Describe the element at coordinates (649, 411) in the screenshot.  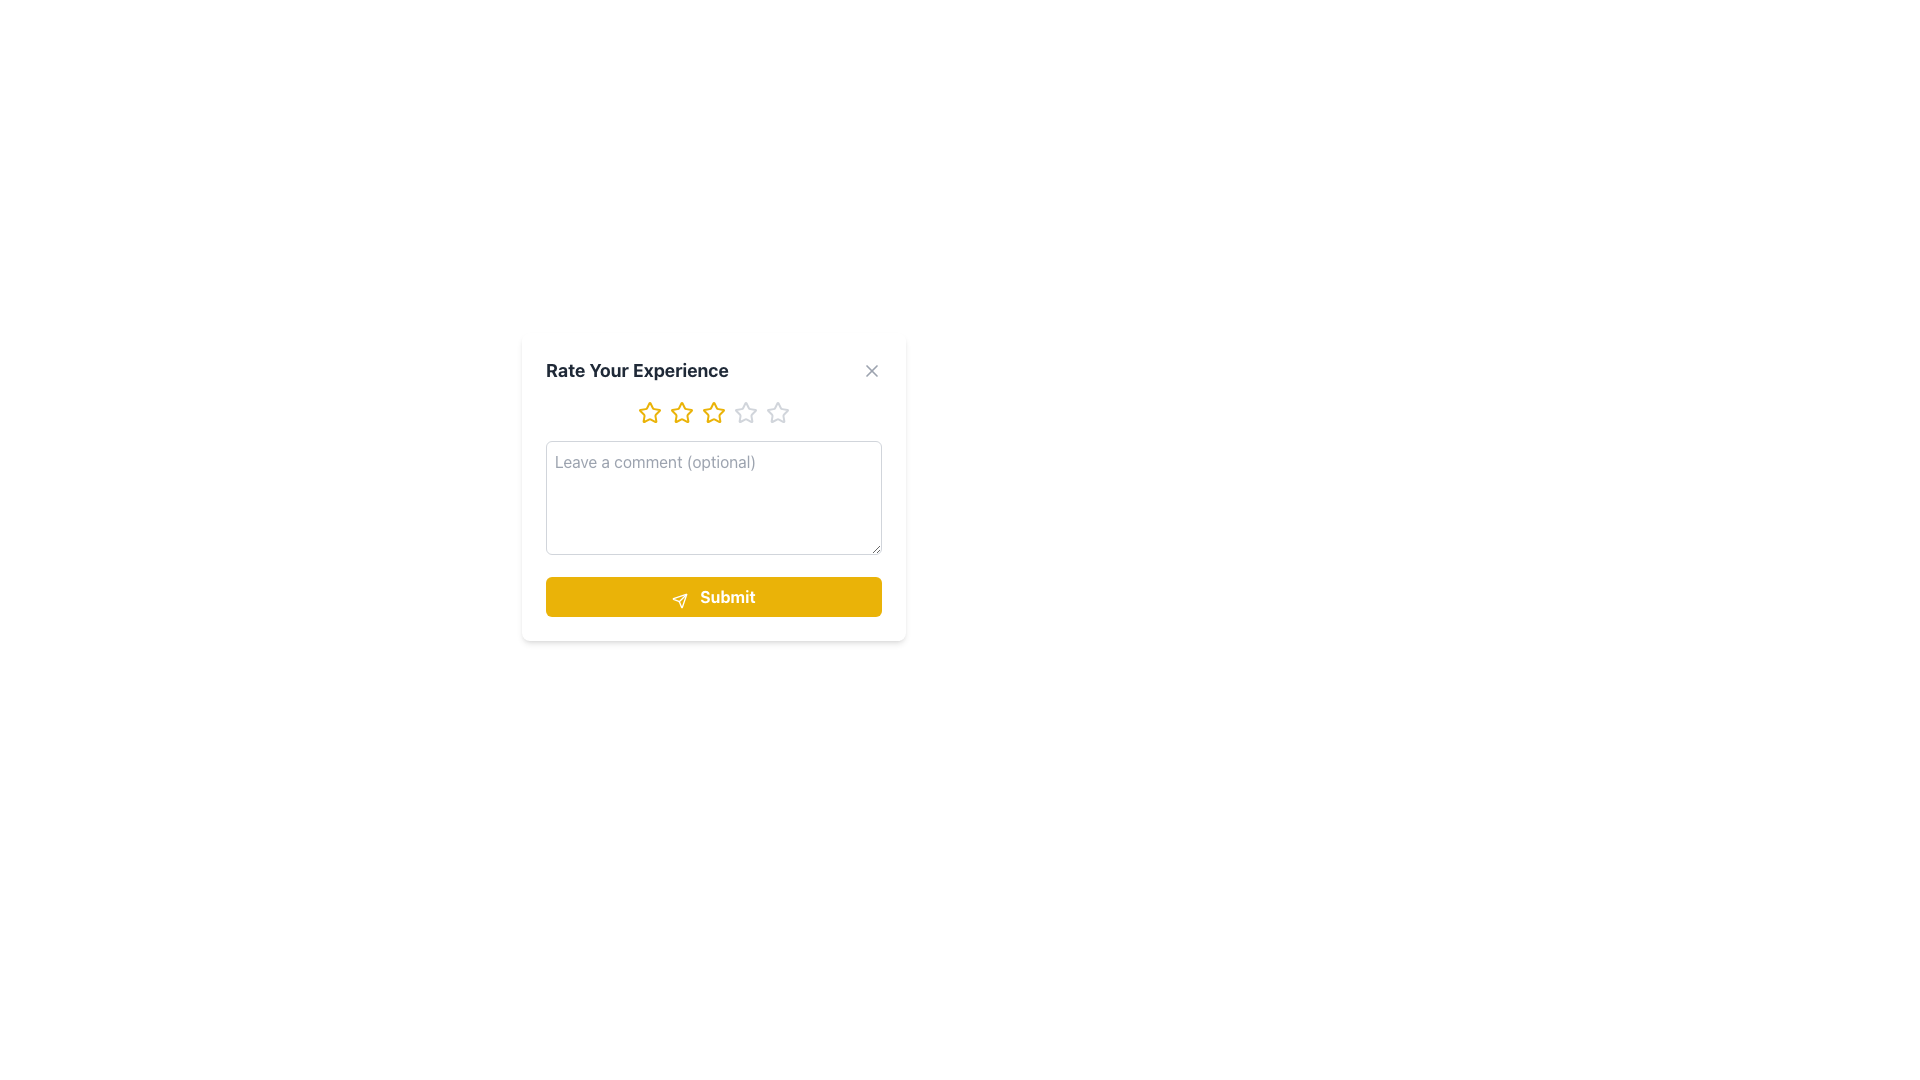
I see `the second star icon from the left in the rating section at the top of the feedback form` at that location.